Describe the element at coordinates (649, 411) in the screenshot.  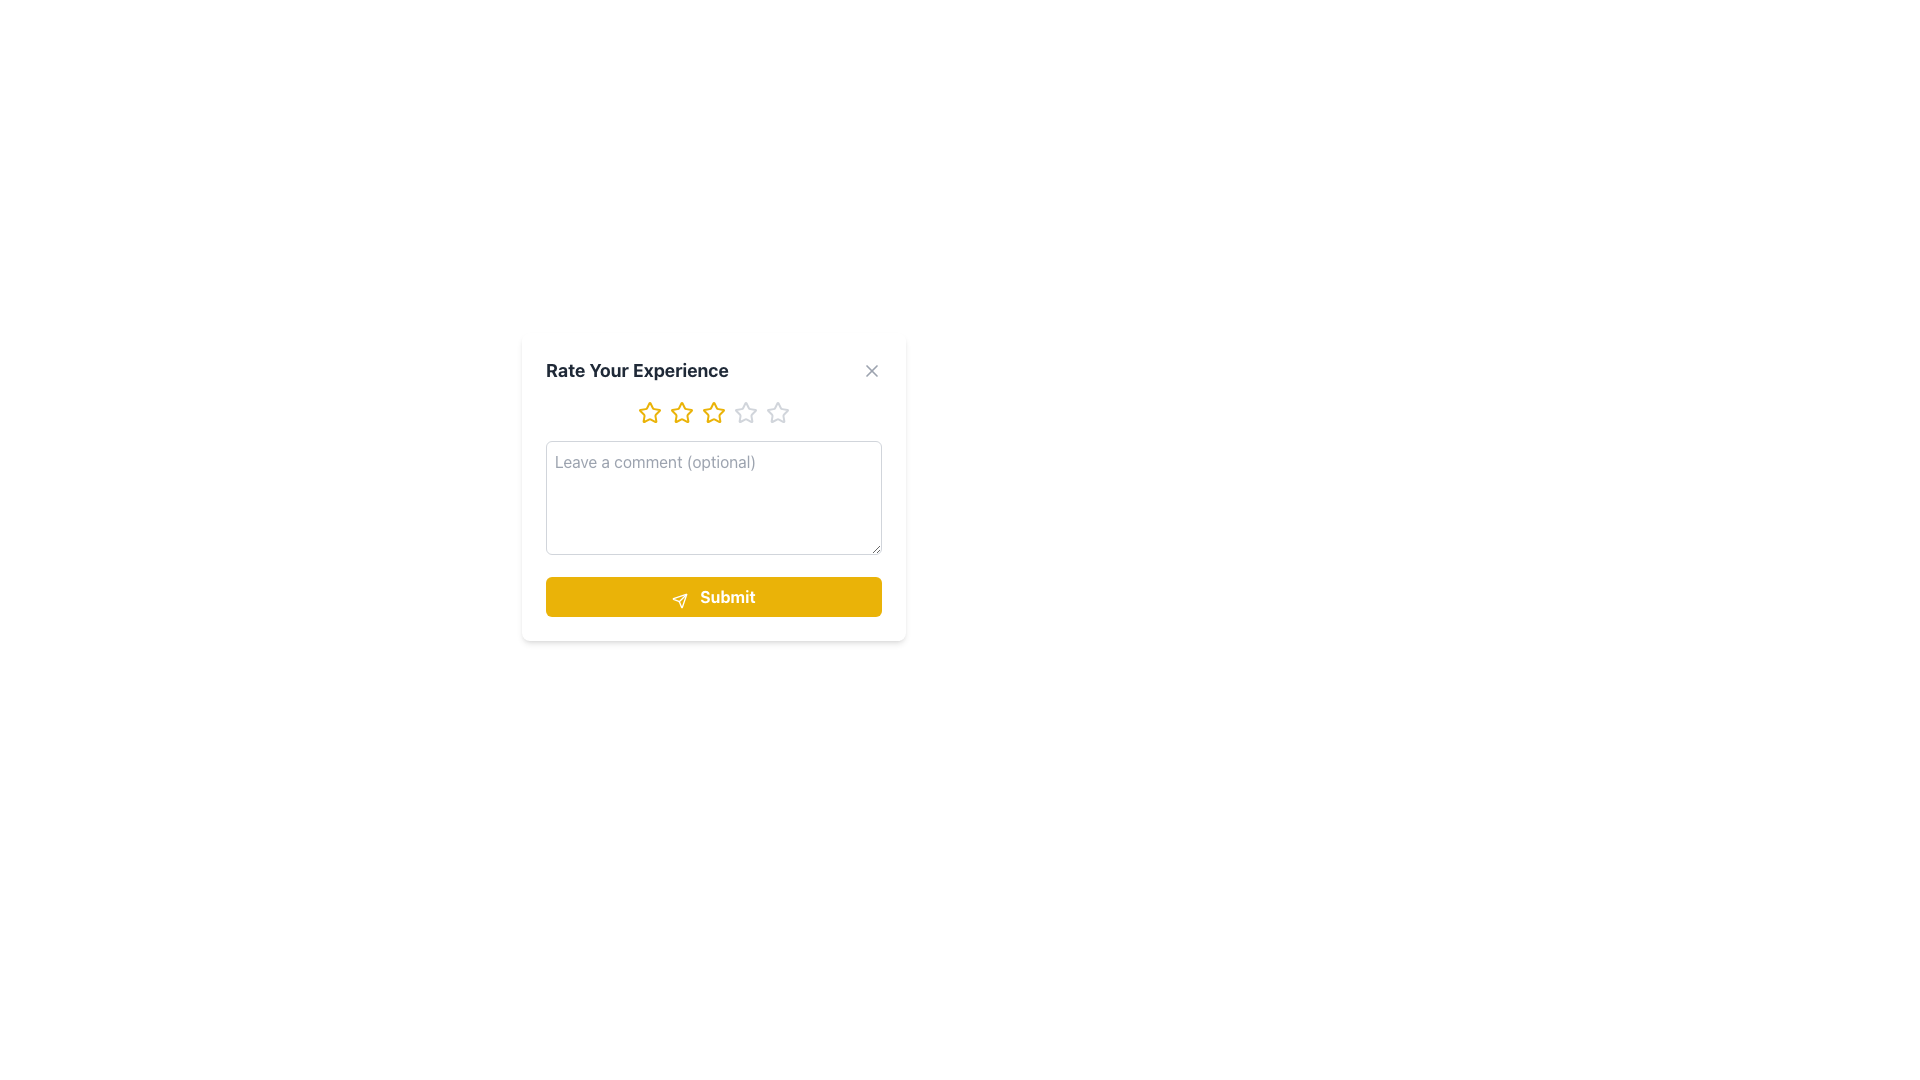
I see `the second star icon from the left in the rating section at the top of the feedback form` at that location.